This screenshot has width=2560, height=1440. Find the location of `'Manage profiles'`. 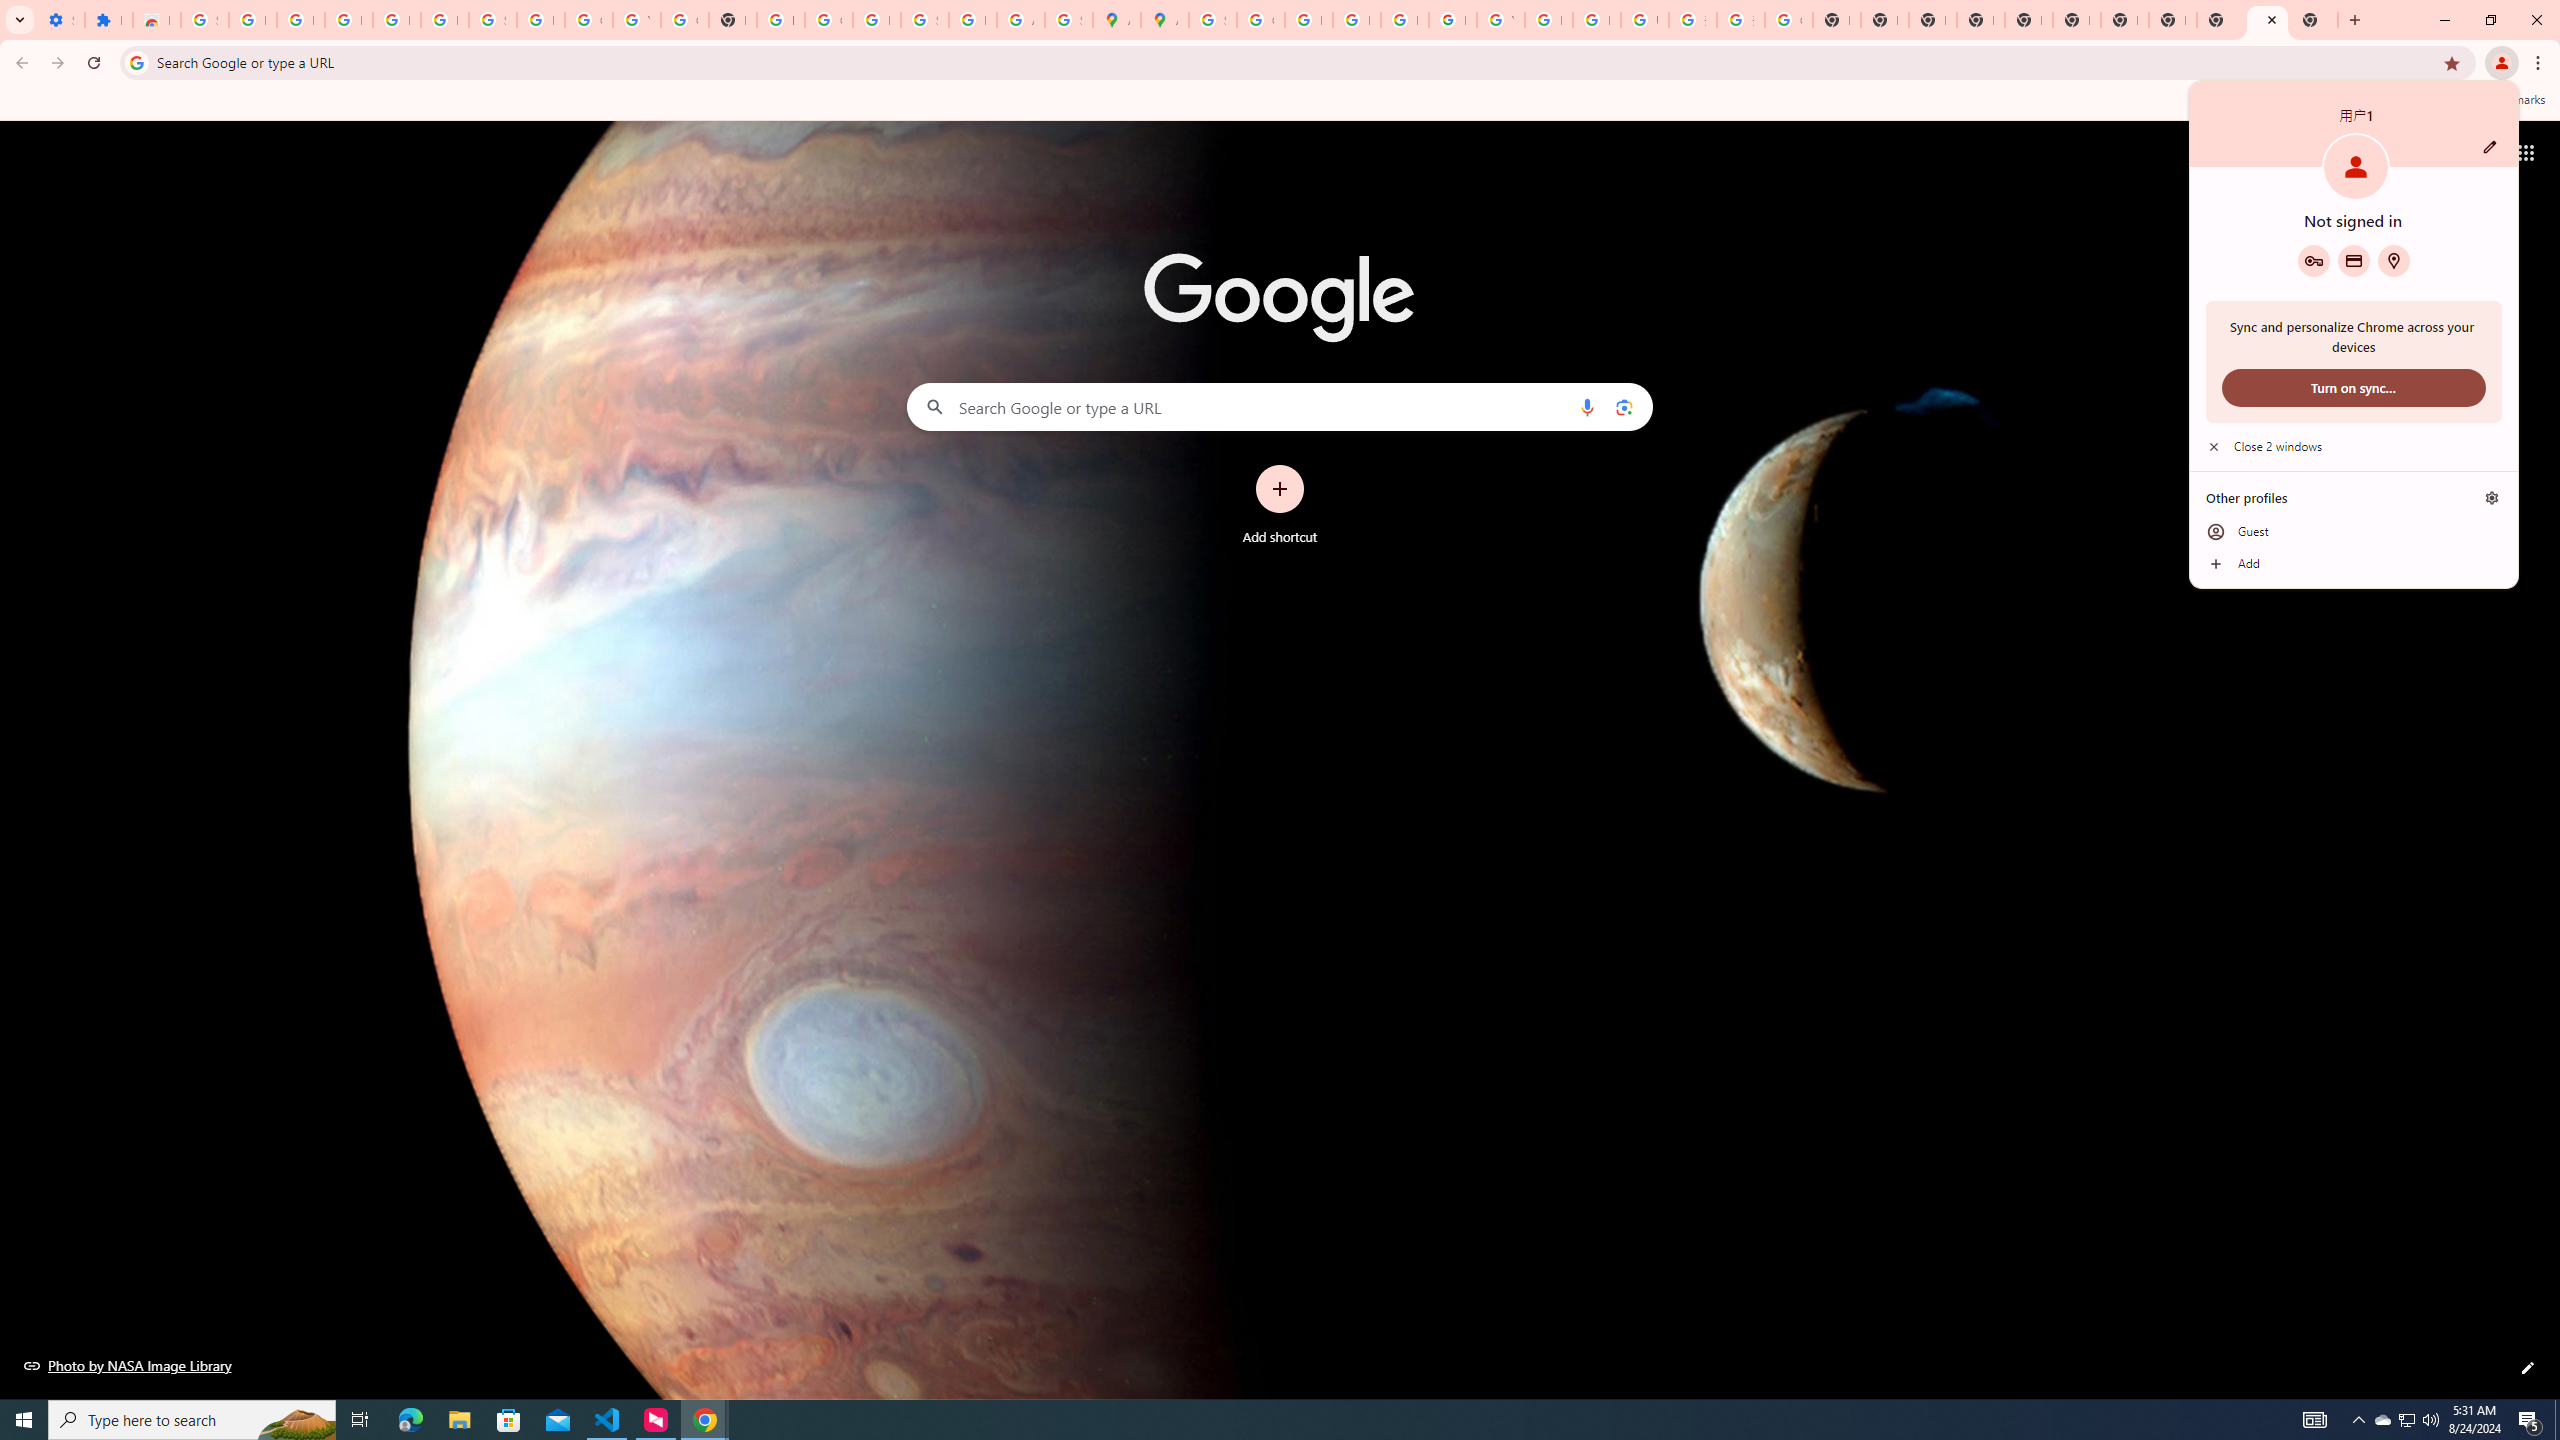

'Manage profiles' is located at coordinates (2491, 497).